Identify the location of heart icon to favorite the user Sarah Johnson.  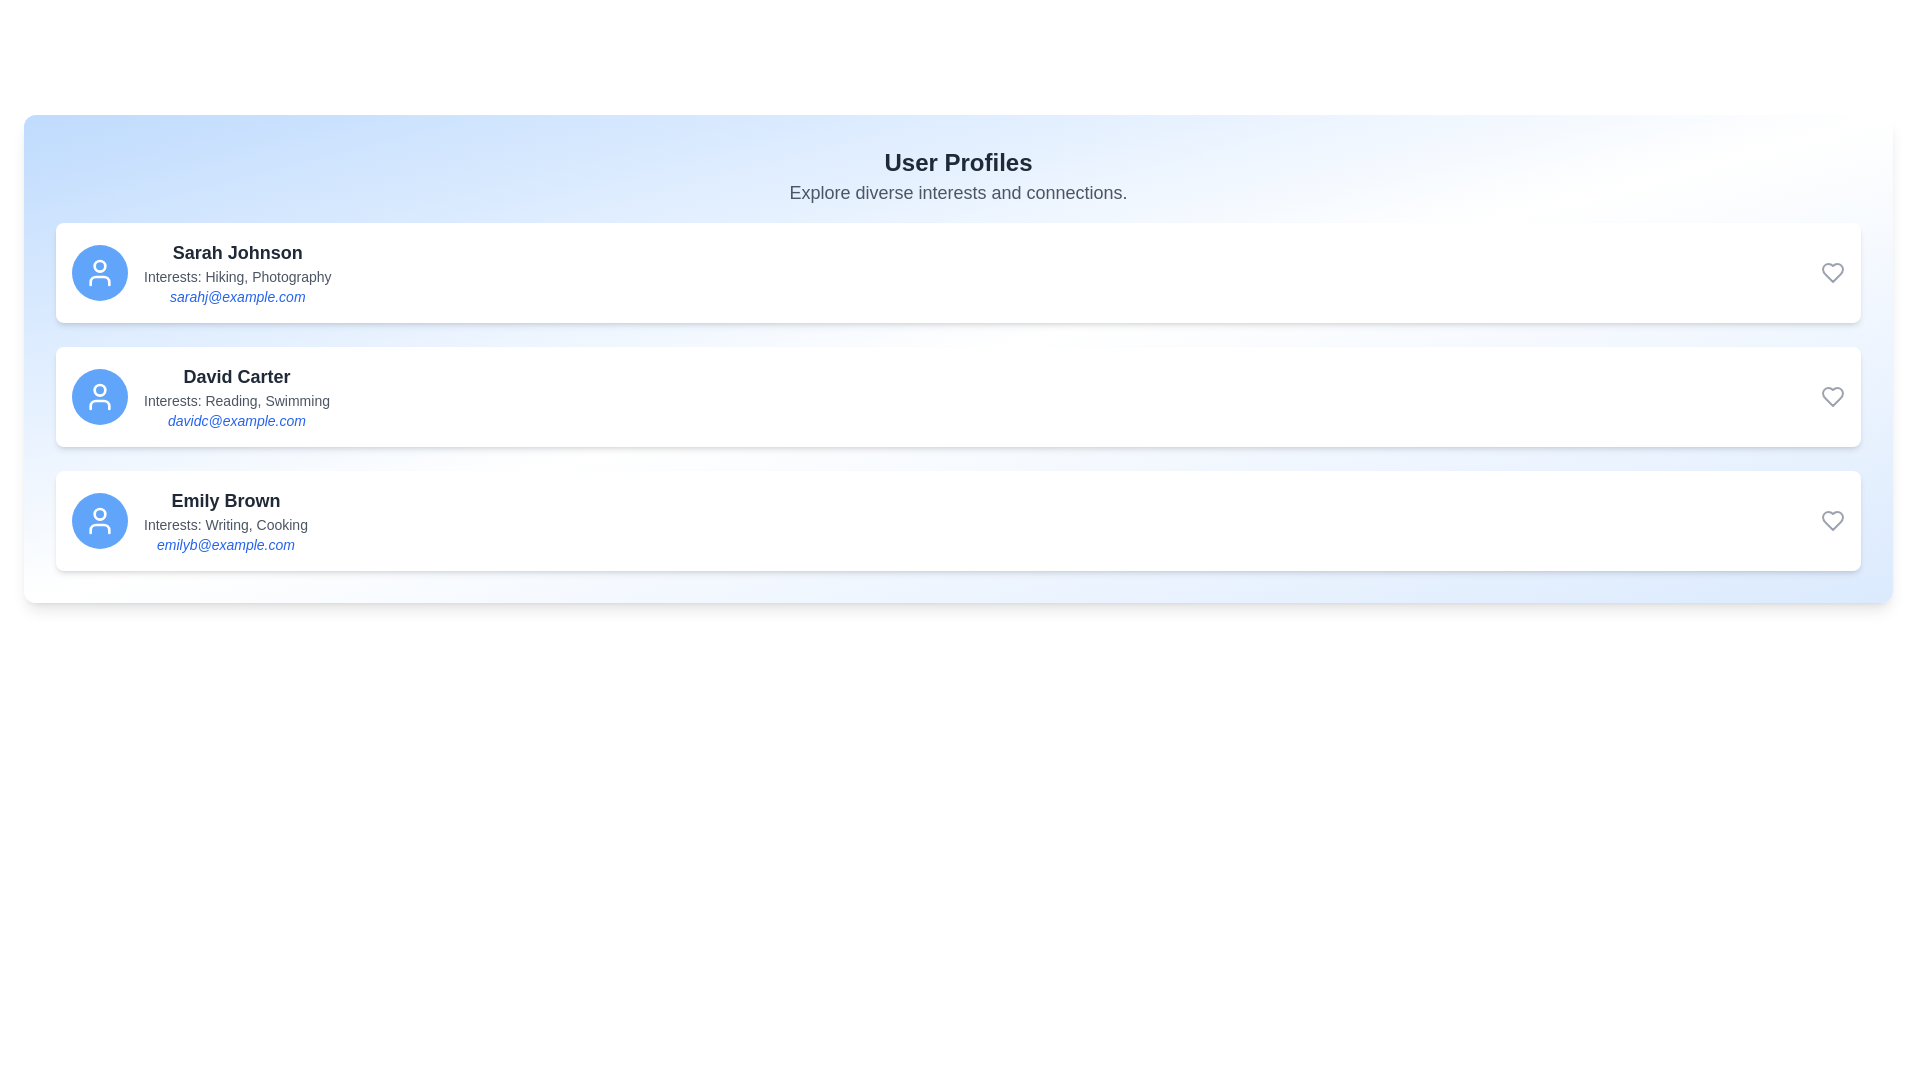
(1833, 273).